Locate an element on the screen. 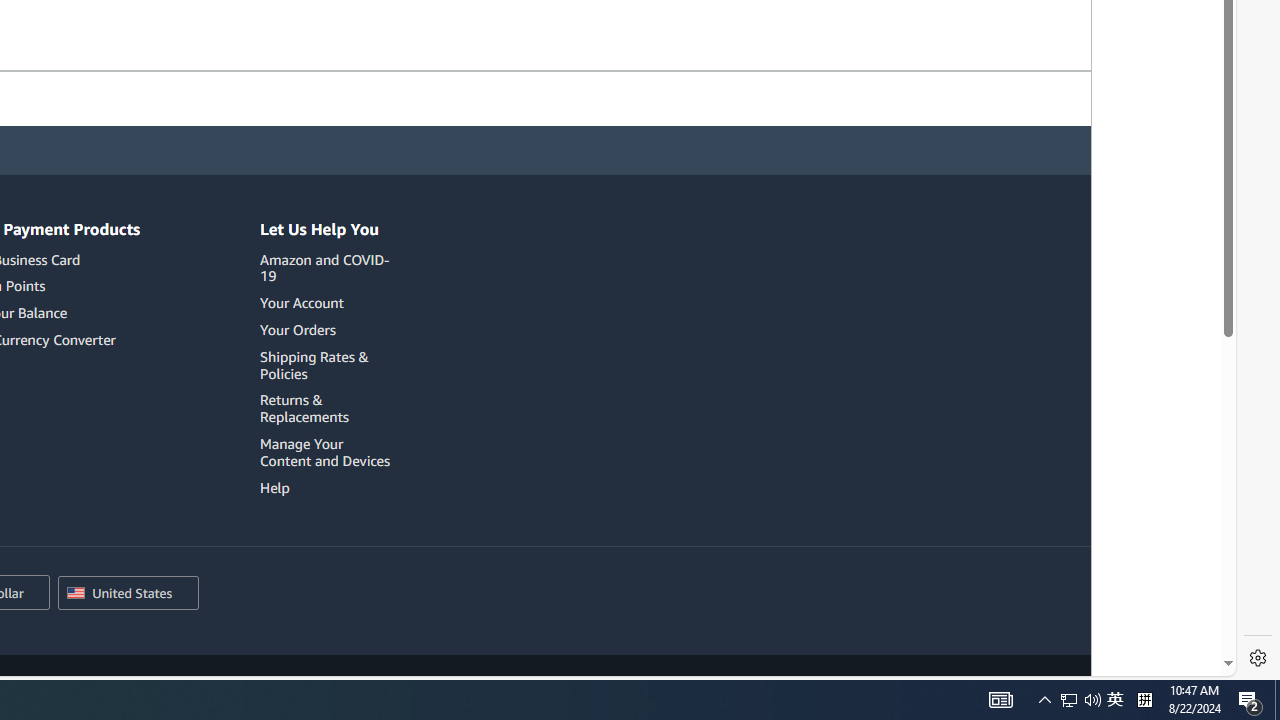 Image resolution: width=1280 pixels, height=720 pixels. 'Your Account' is located at coordinates (328, 303).